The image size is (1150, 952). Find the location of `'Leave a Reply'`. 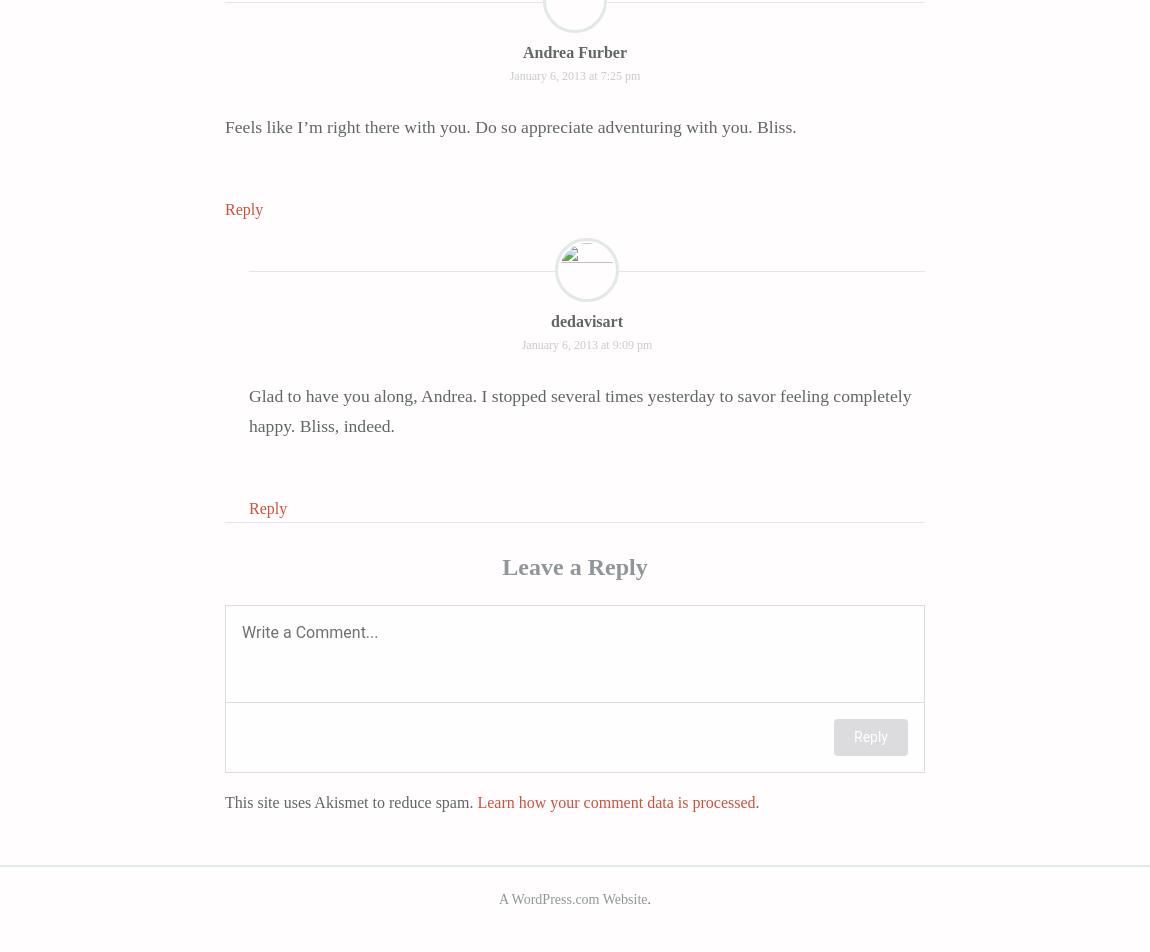

'Leave a Reply' is located at coordinates (574, 565).